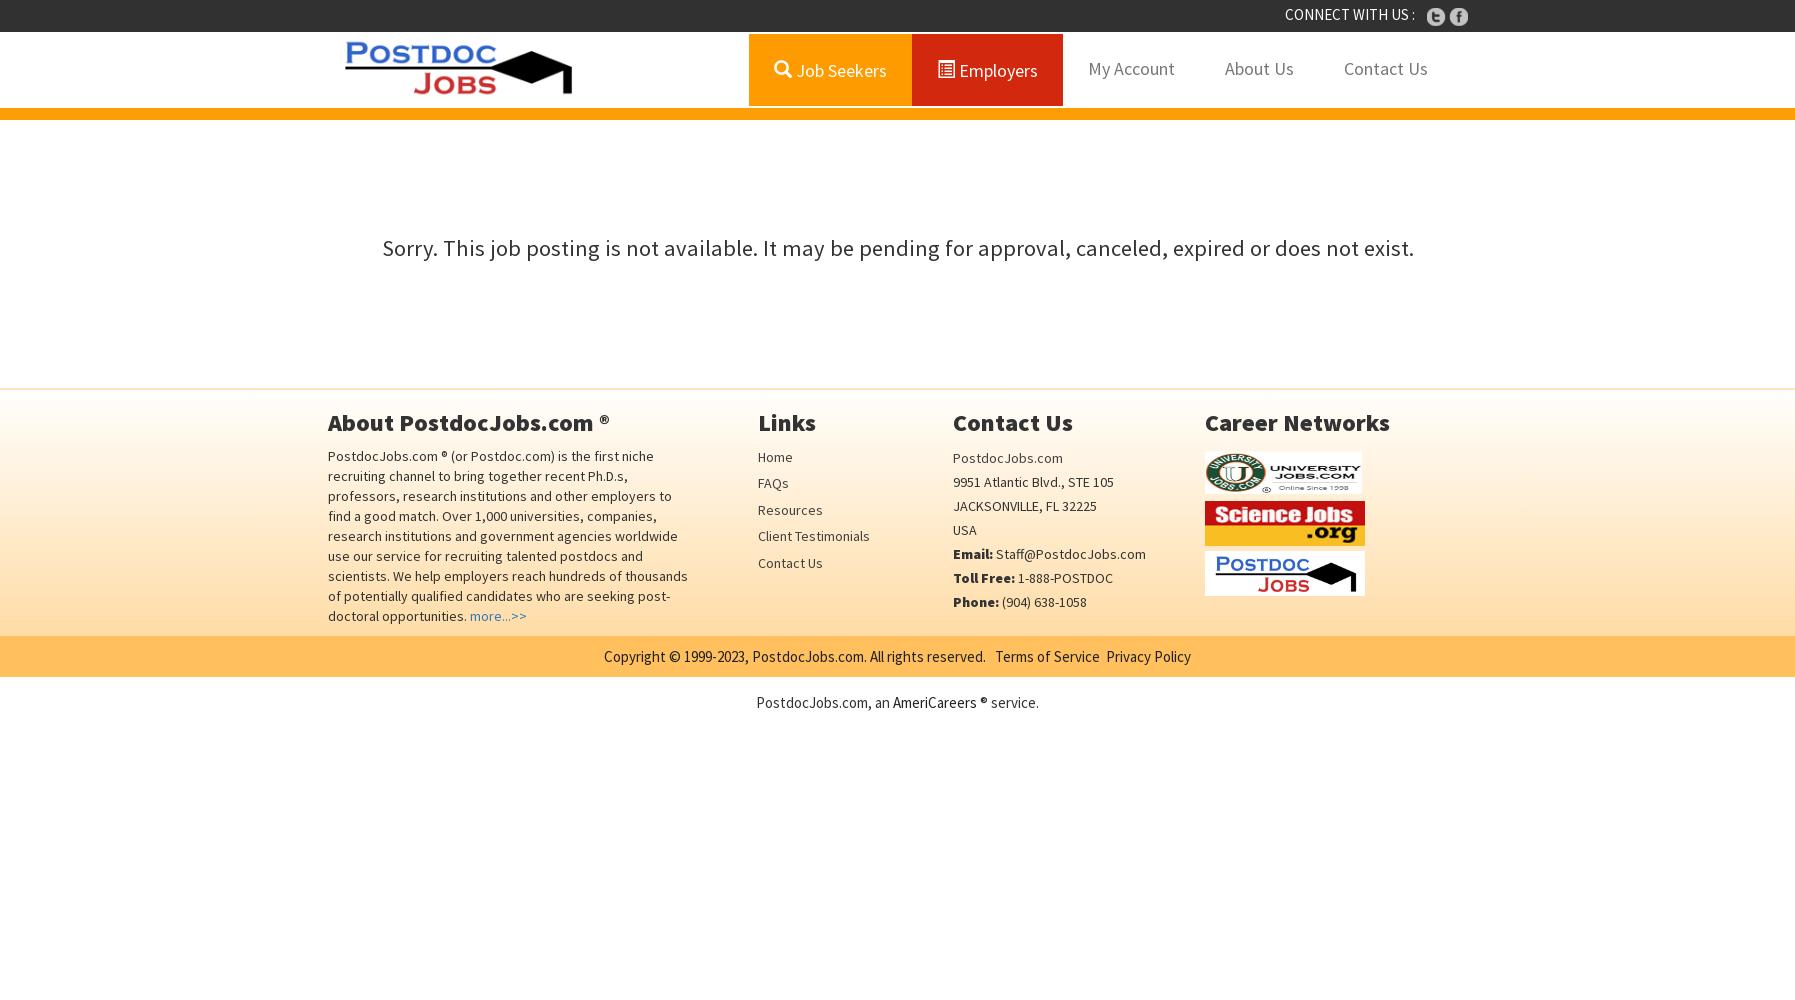 The height and width of the screenshot is (1000, 1795). What do you see at coordinates (935, 701) in the screenshot?
I see `'AmeriCareers'` at bounding box center [935, 701].